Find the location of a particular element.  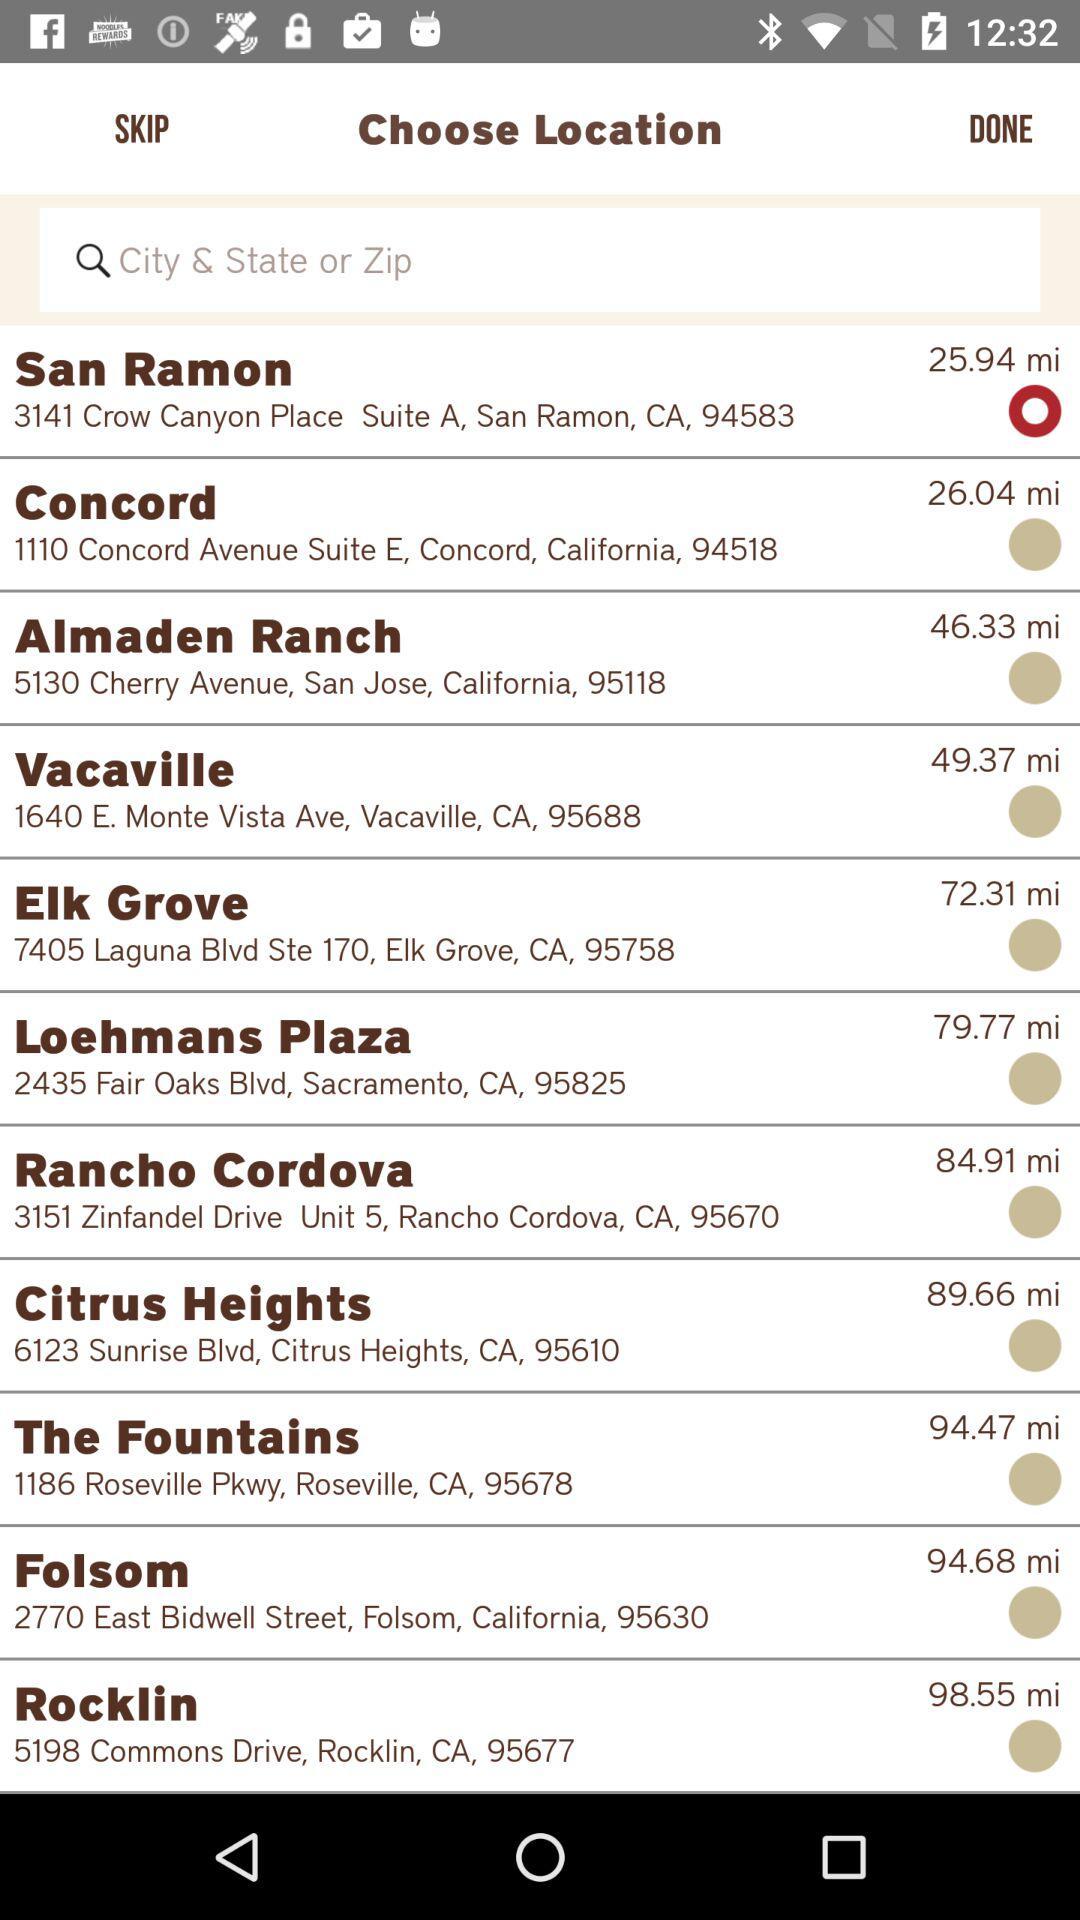

item to the left of 89.66 mi icon is located at coordinates (456, 1349).